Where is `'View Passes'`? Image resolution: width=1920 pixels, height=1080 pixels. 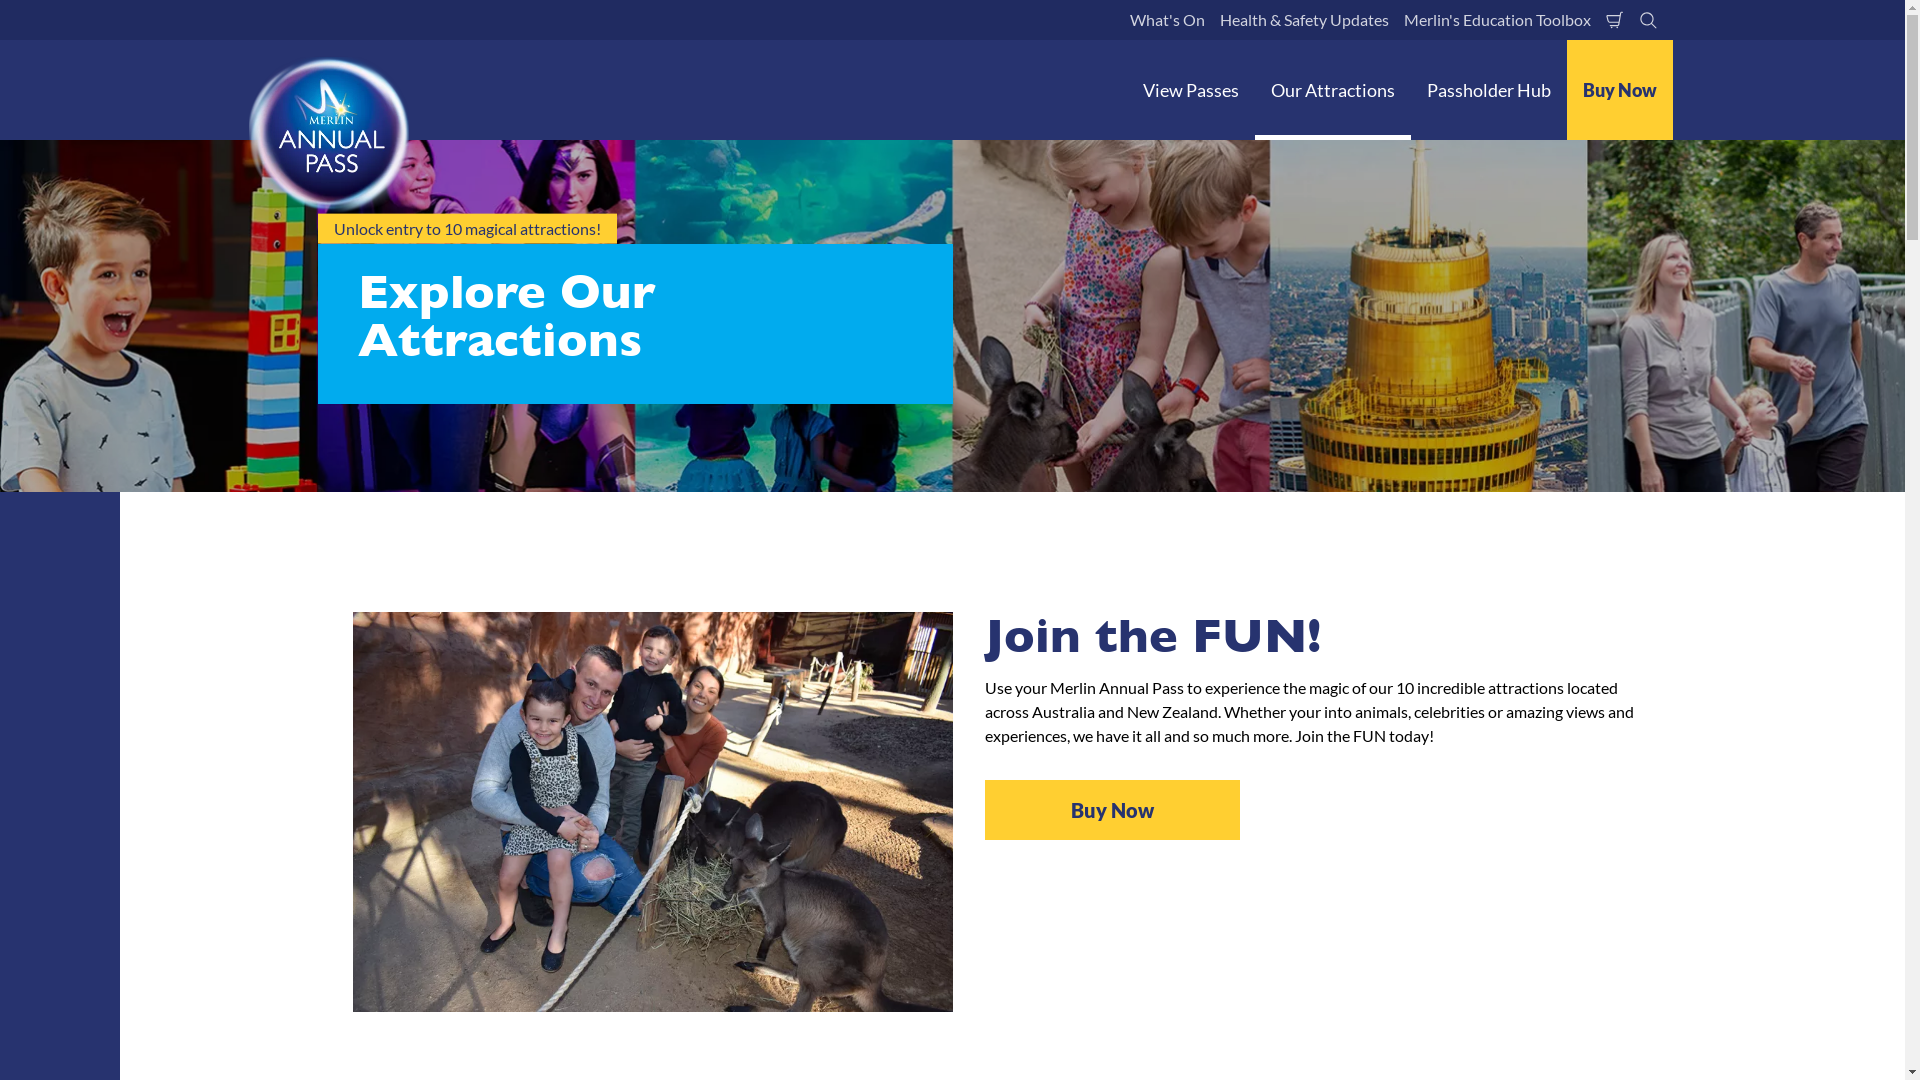
'View Passes' is located at coordinates (1190, 88).